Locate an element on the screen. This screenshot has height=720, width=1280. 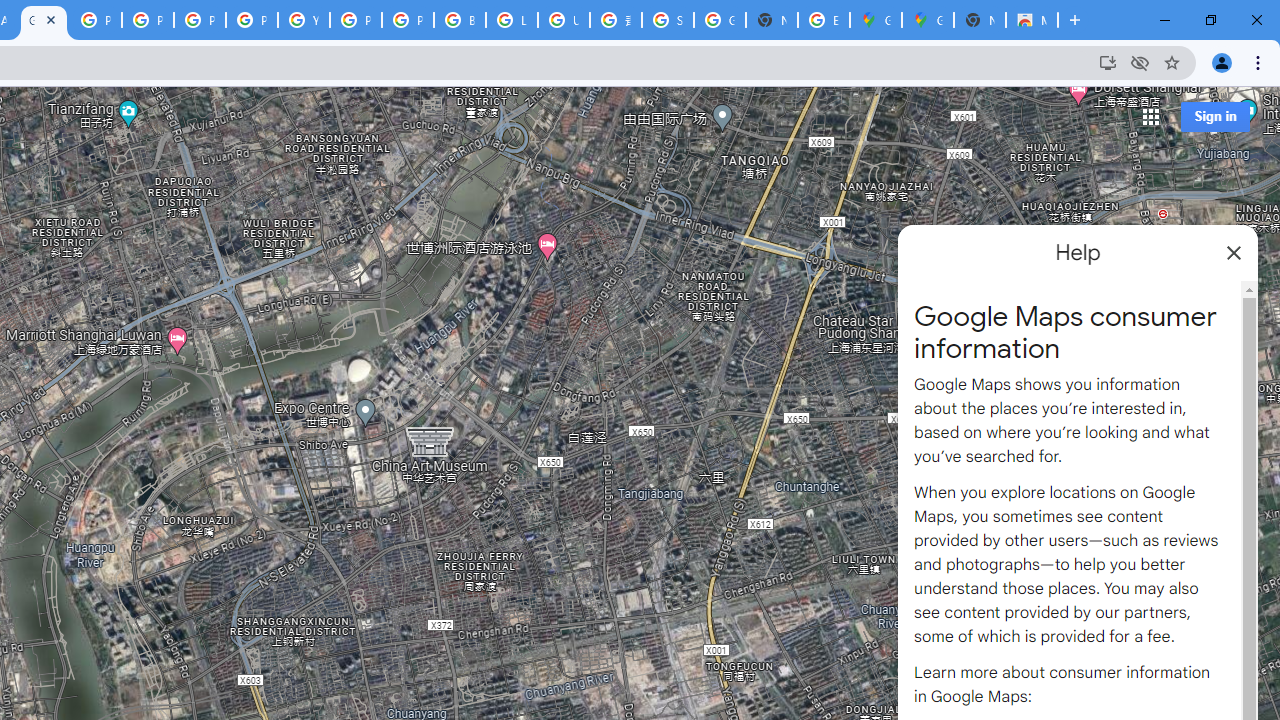
'Install Google Maps' is located at coordinates (1106, 61).